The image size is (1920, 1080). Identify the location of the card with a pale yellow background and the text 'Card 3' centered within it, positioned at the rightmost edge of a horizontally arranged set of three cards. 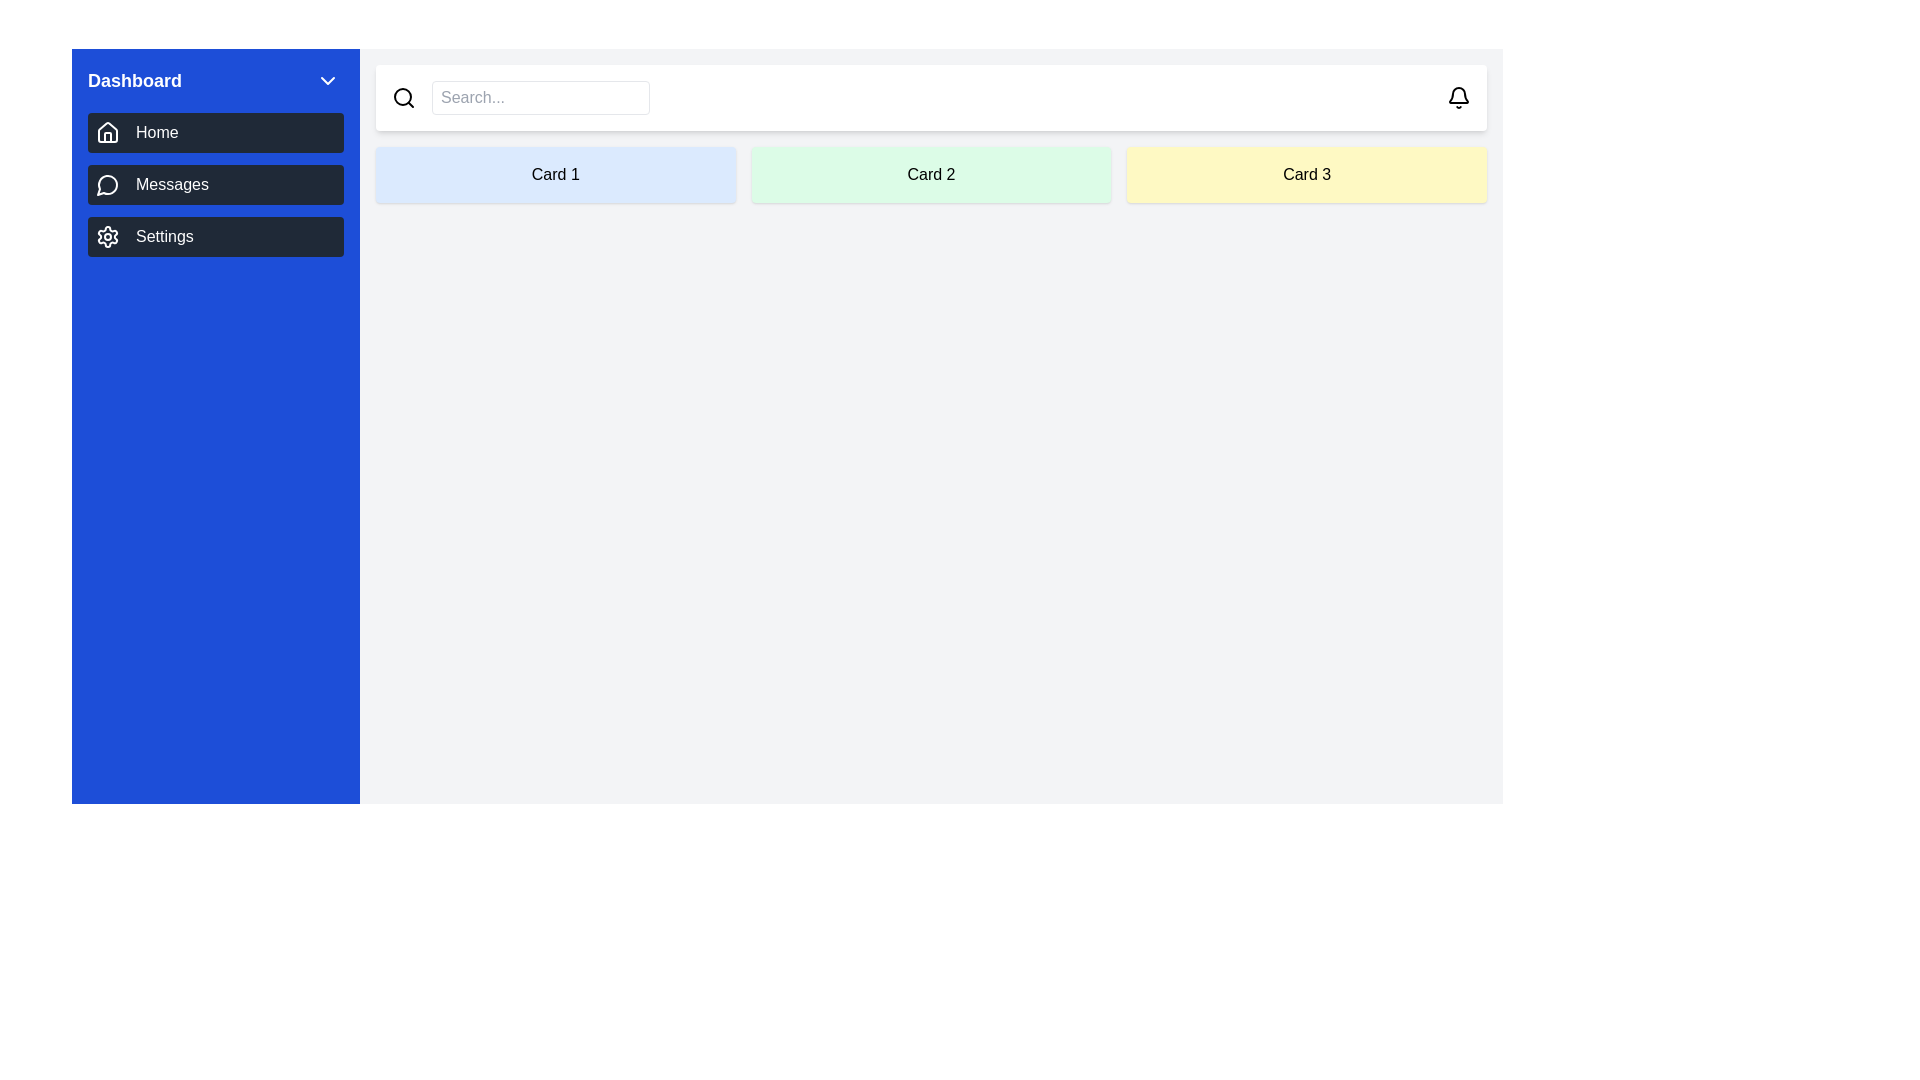
(1307, 173).